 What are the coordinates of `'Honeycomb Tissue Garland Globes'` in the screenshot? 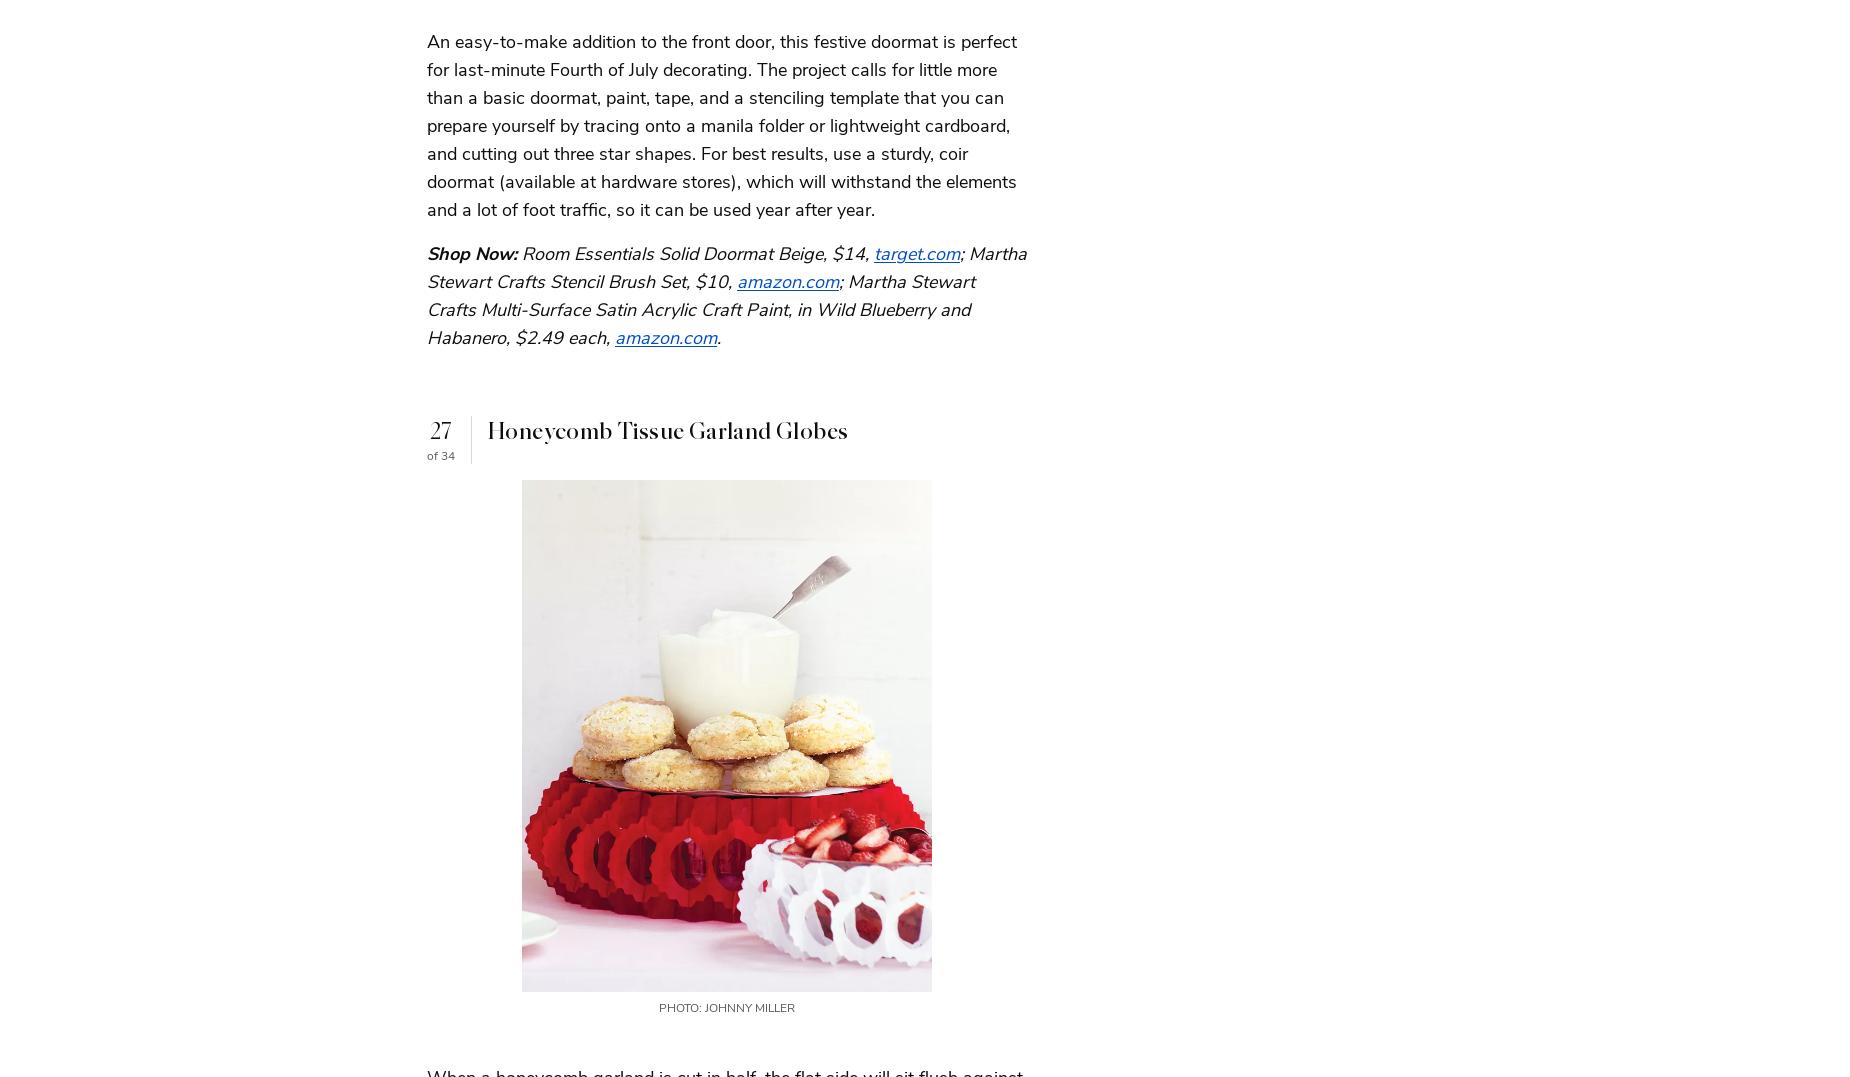 It's located at (668, 430).